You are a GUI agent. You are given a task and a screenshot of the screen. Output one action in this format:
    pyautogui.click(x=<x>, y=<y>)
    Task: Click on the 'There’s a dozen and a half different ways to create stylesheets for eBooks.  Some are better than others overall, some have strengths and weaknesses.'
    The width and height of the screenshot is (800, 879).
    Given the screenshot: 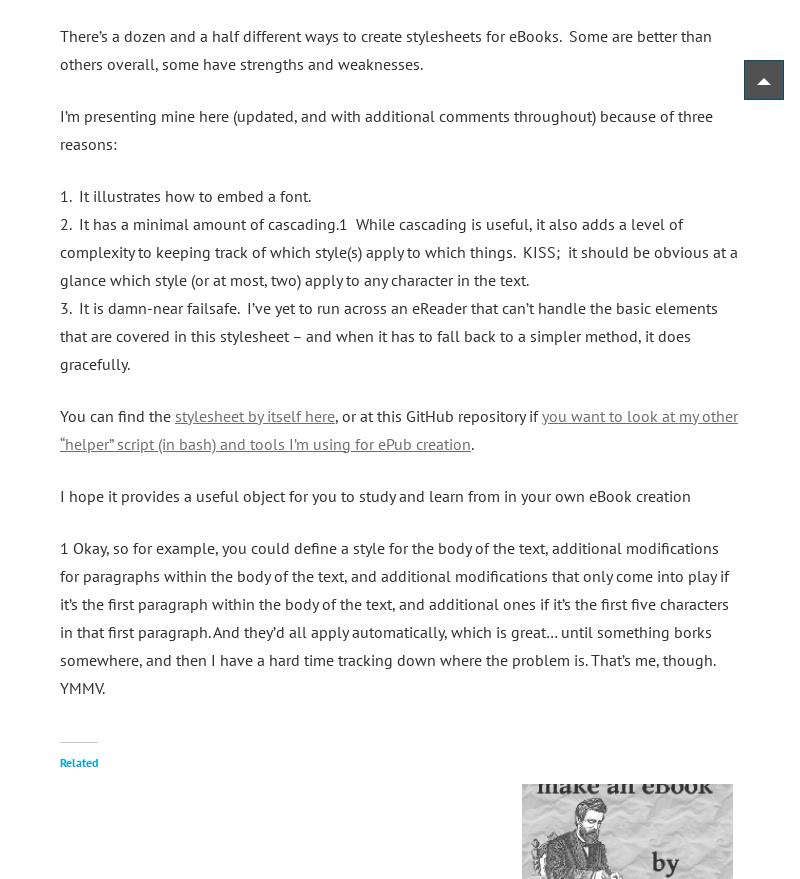 What is the action you would take?
    pyautogui.click(x=385, y=48)
    